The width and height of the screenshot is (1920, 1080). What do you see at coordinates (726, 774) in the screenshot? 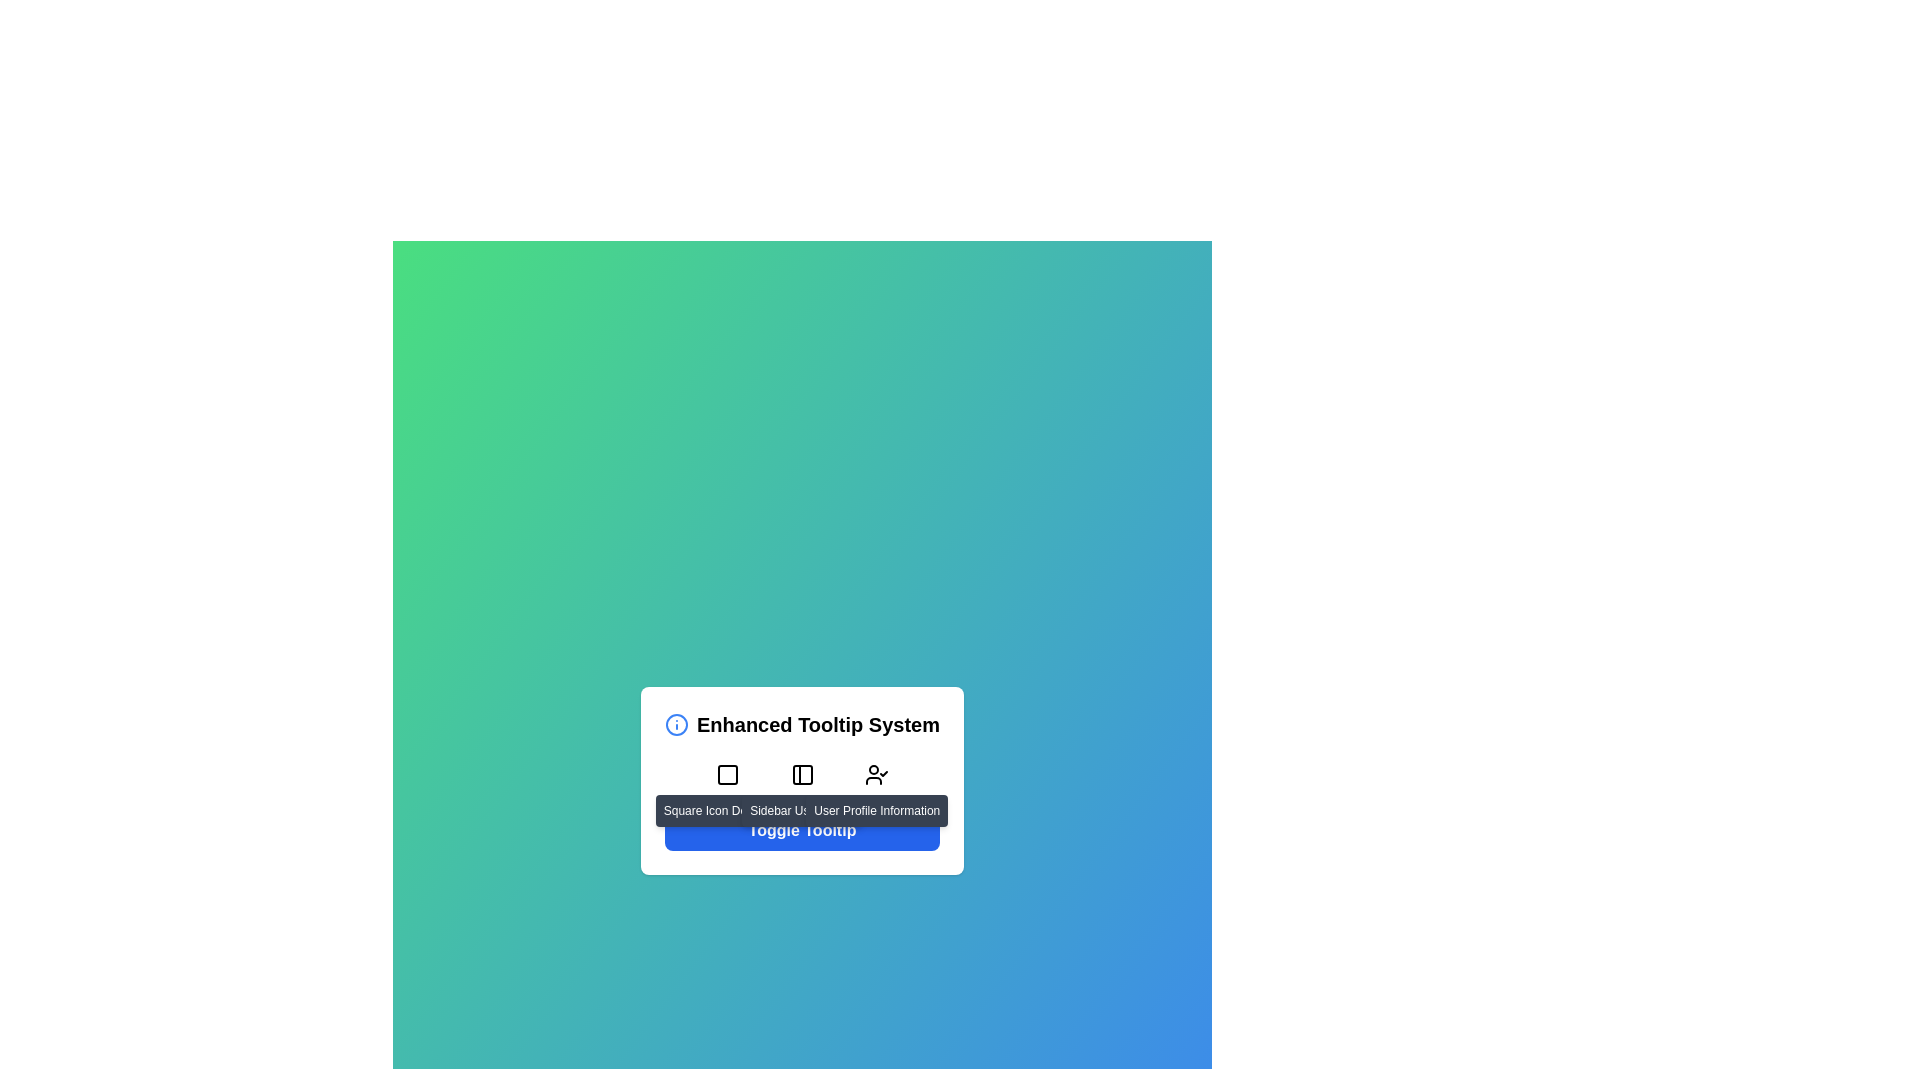
I see `the 'Square Icon Description' icon, which is the leftmost icon in a row of three icons under the heading 'Enhanced Tooltip System'` at bounding box center [726, 774].